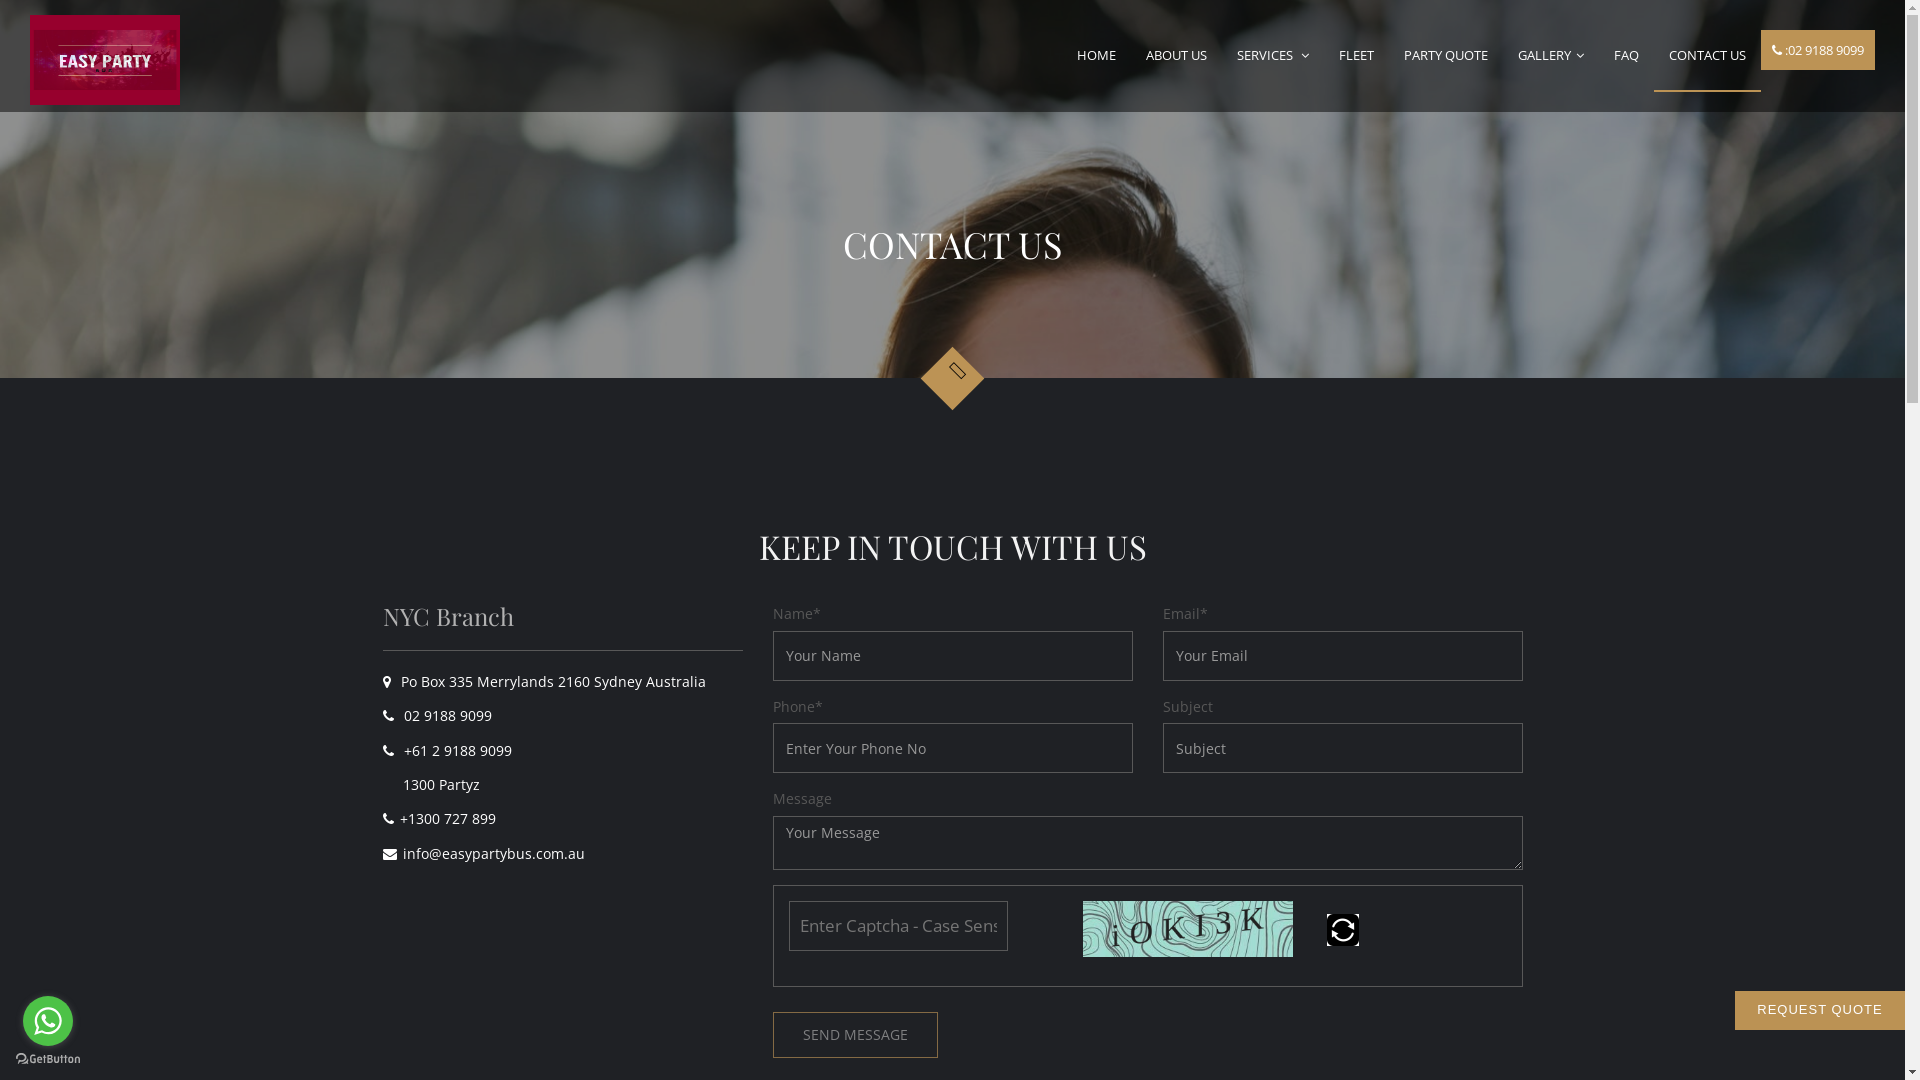 The image size is (1920, 1080). I want to click on '1300 Partyz', so click(432, 783).